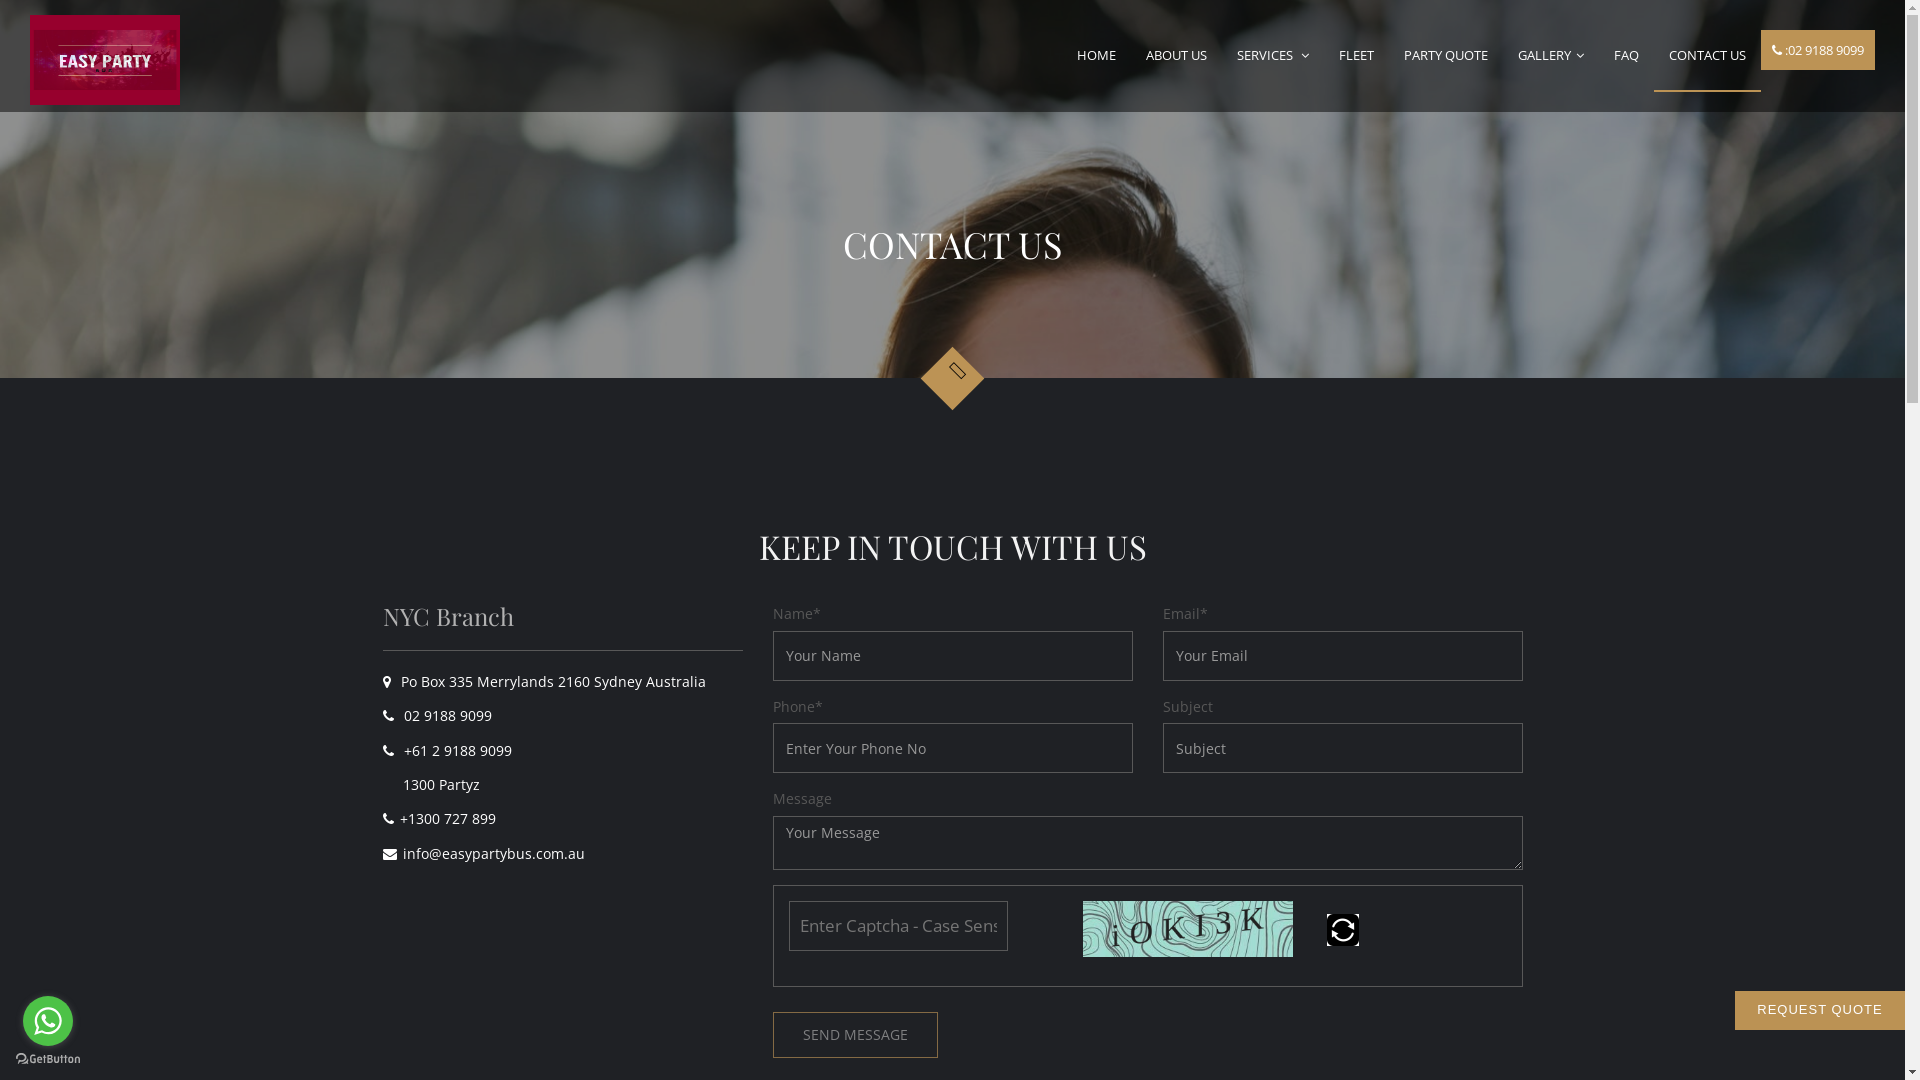 The image size is (1920, 1080). I want to click on '1300 Partyz', so click(432, 783).